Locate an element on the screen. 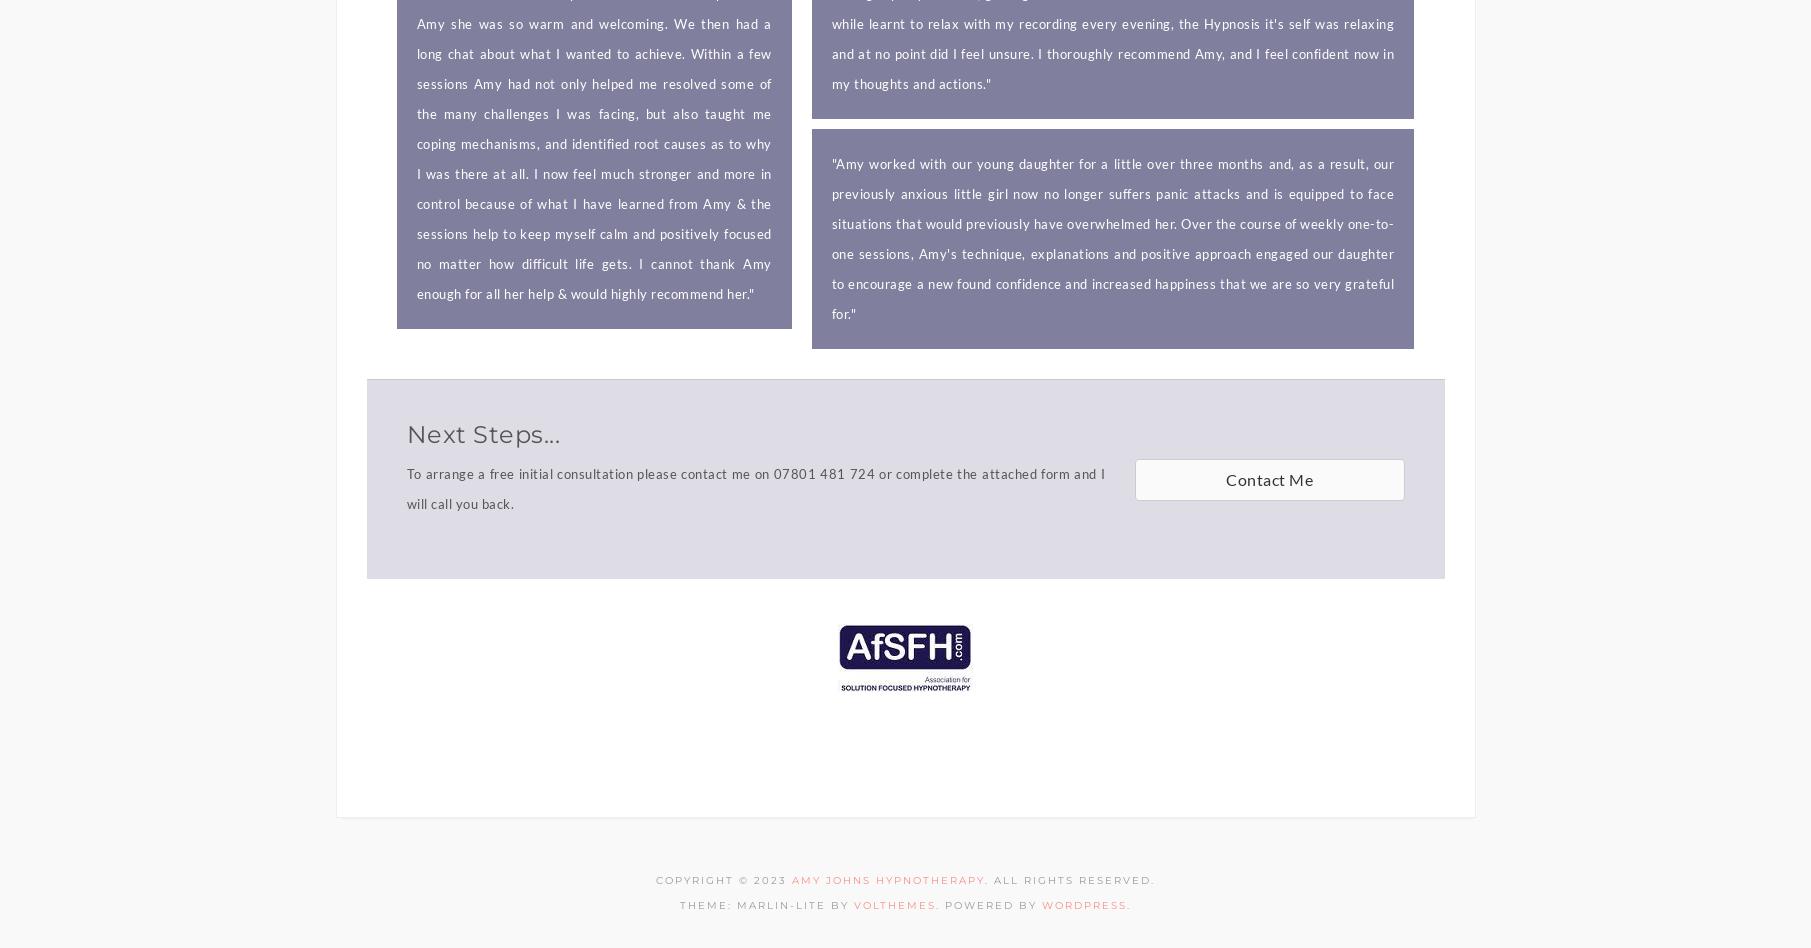 This screenshot has width=1811, height=948. 'Theme: marlin-lite by' is located at coordinates (765, 904).